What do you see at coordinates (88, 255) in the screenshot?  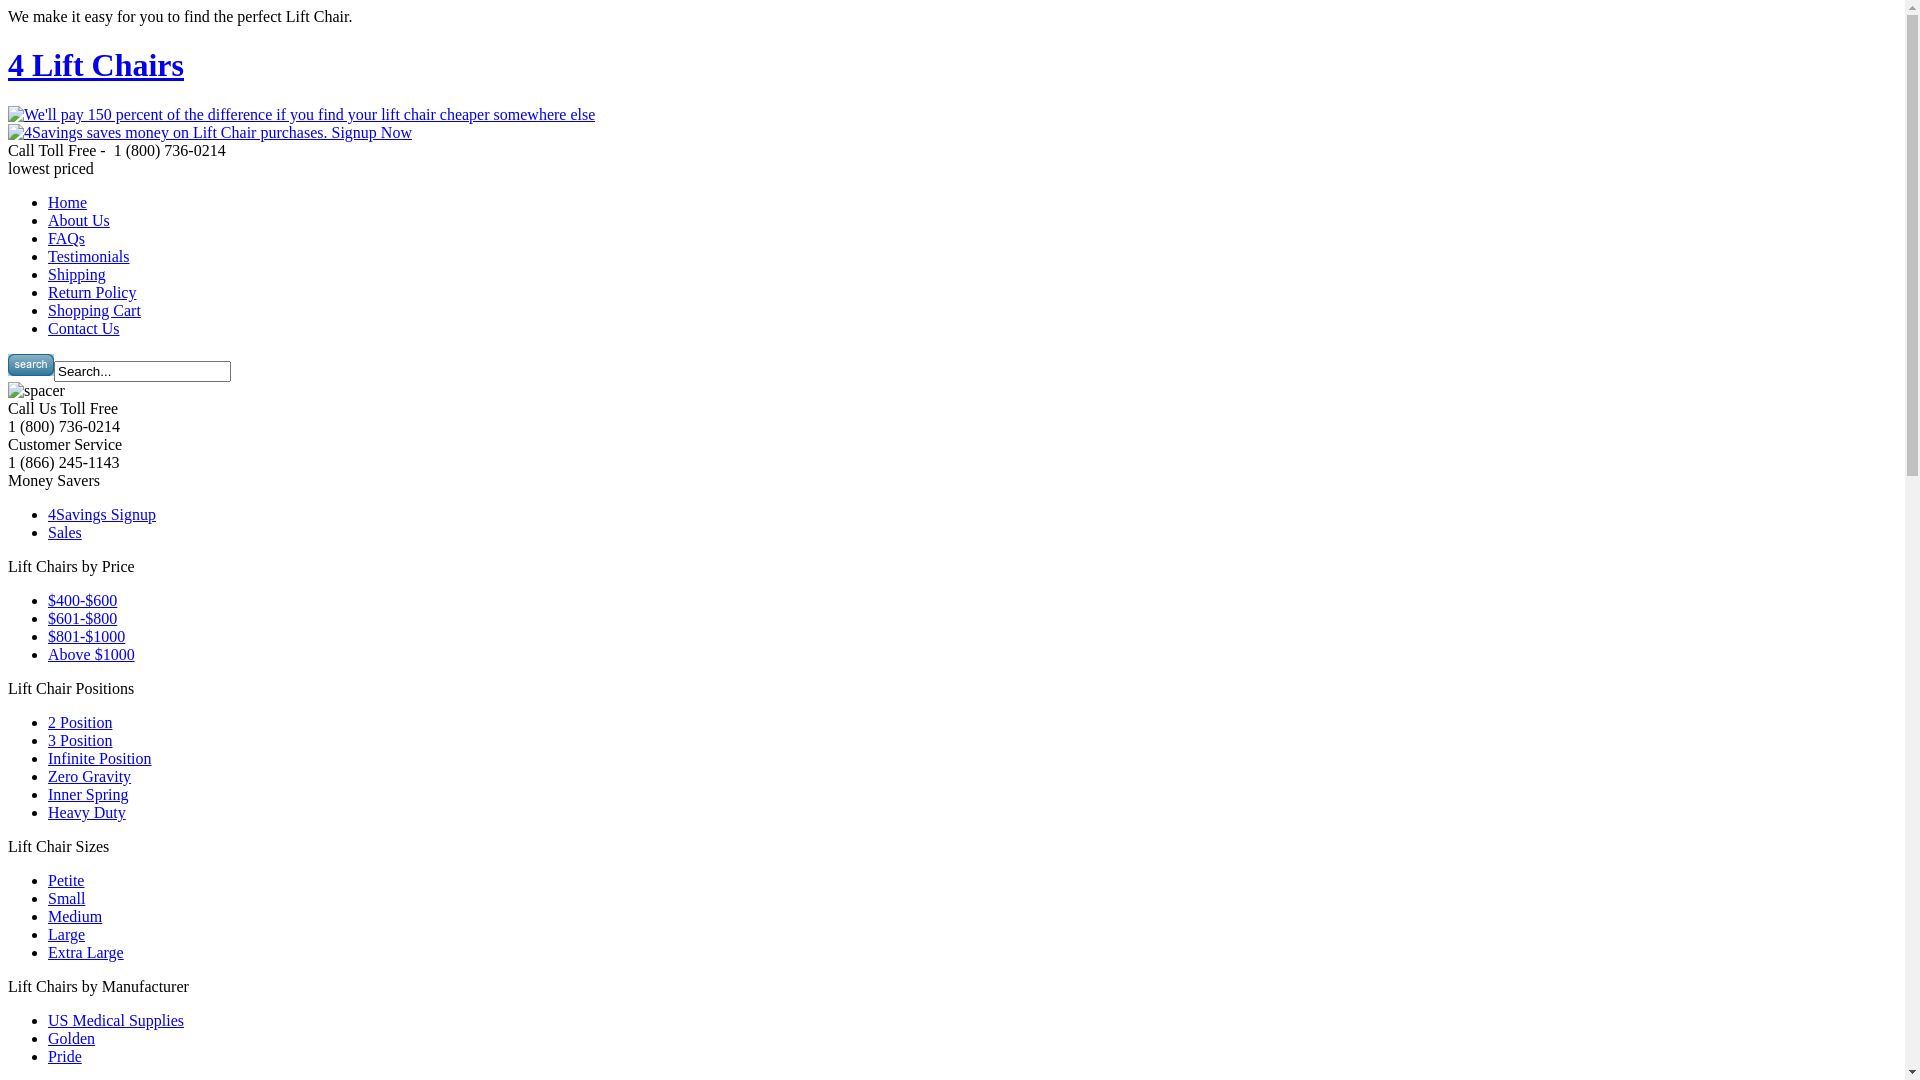 I see `'Testimonials'` at bounding box center [88, 255].